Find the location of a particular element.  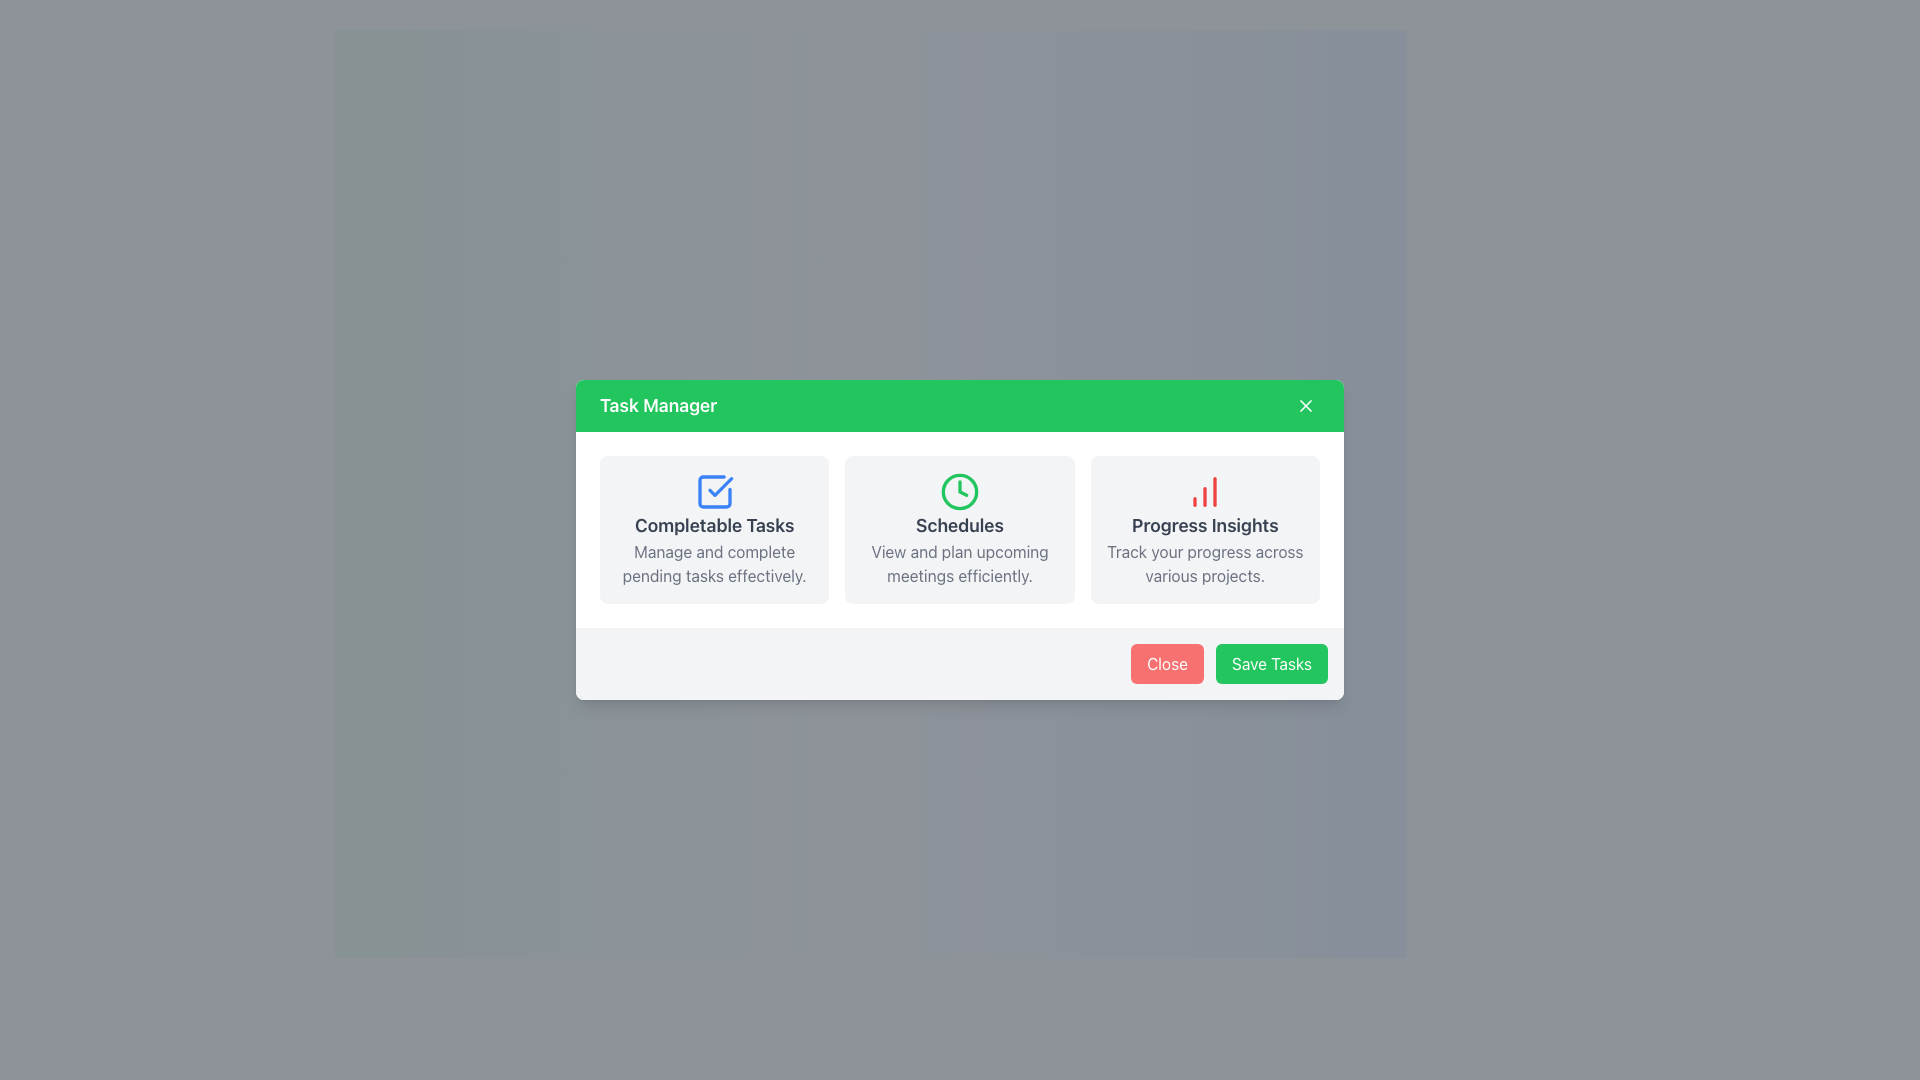

the content of the first Informative Card in the Task Manager interface, which summarizes the feature for managing and completing tasks is located at coordinates (714, 528).